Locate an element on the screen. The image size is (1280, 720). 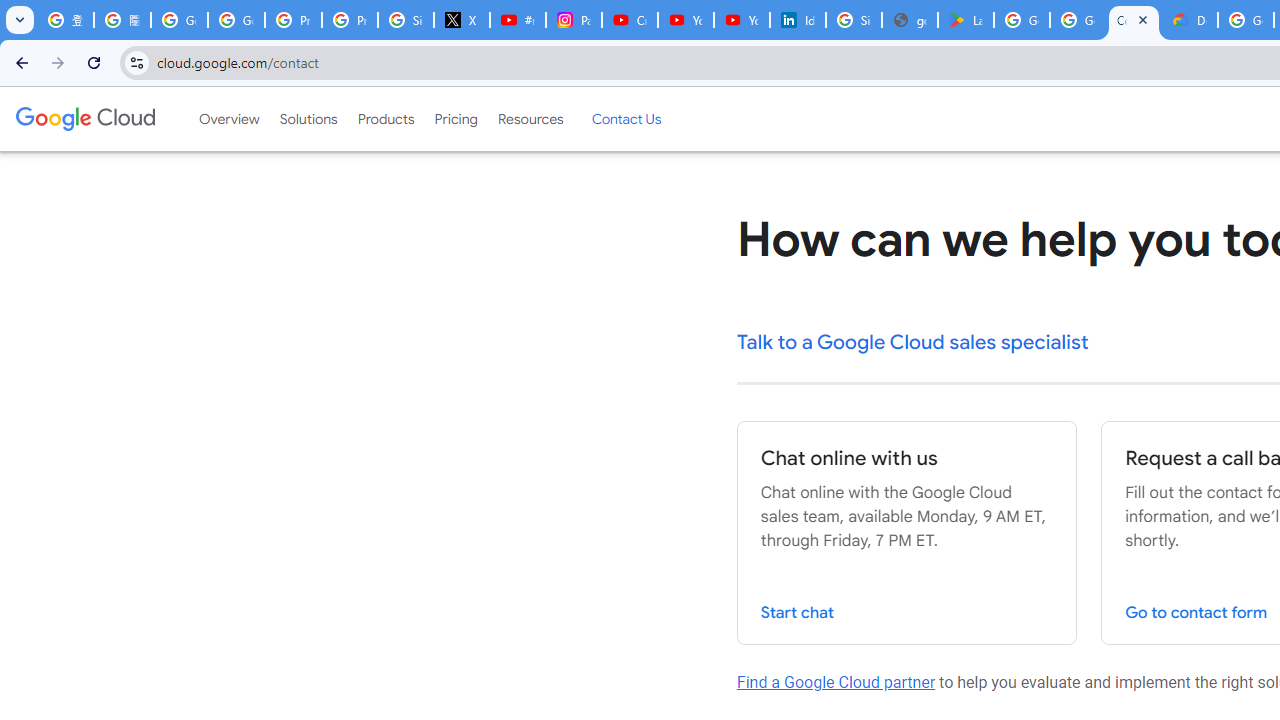
'Sign in - Google Accounts' is located at coordinates (853, 20).